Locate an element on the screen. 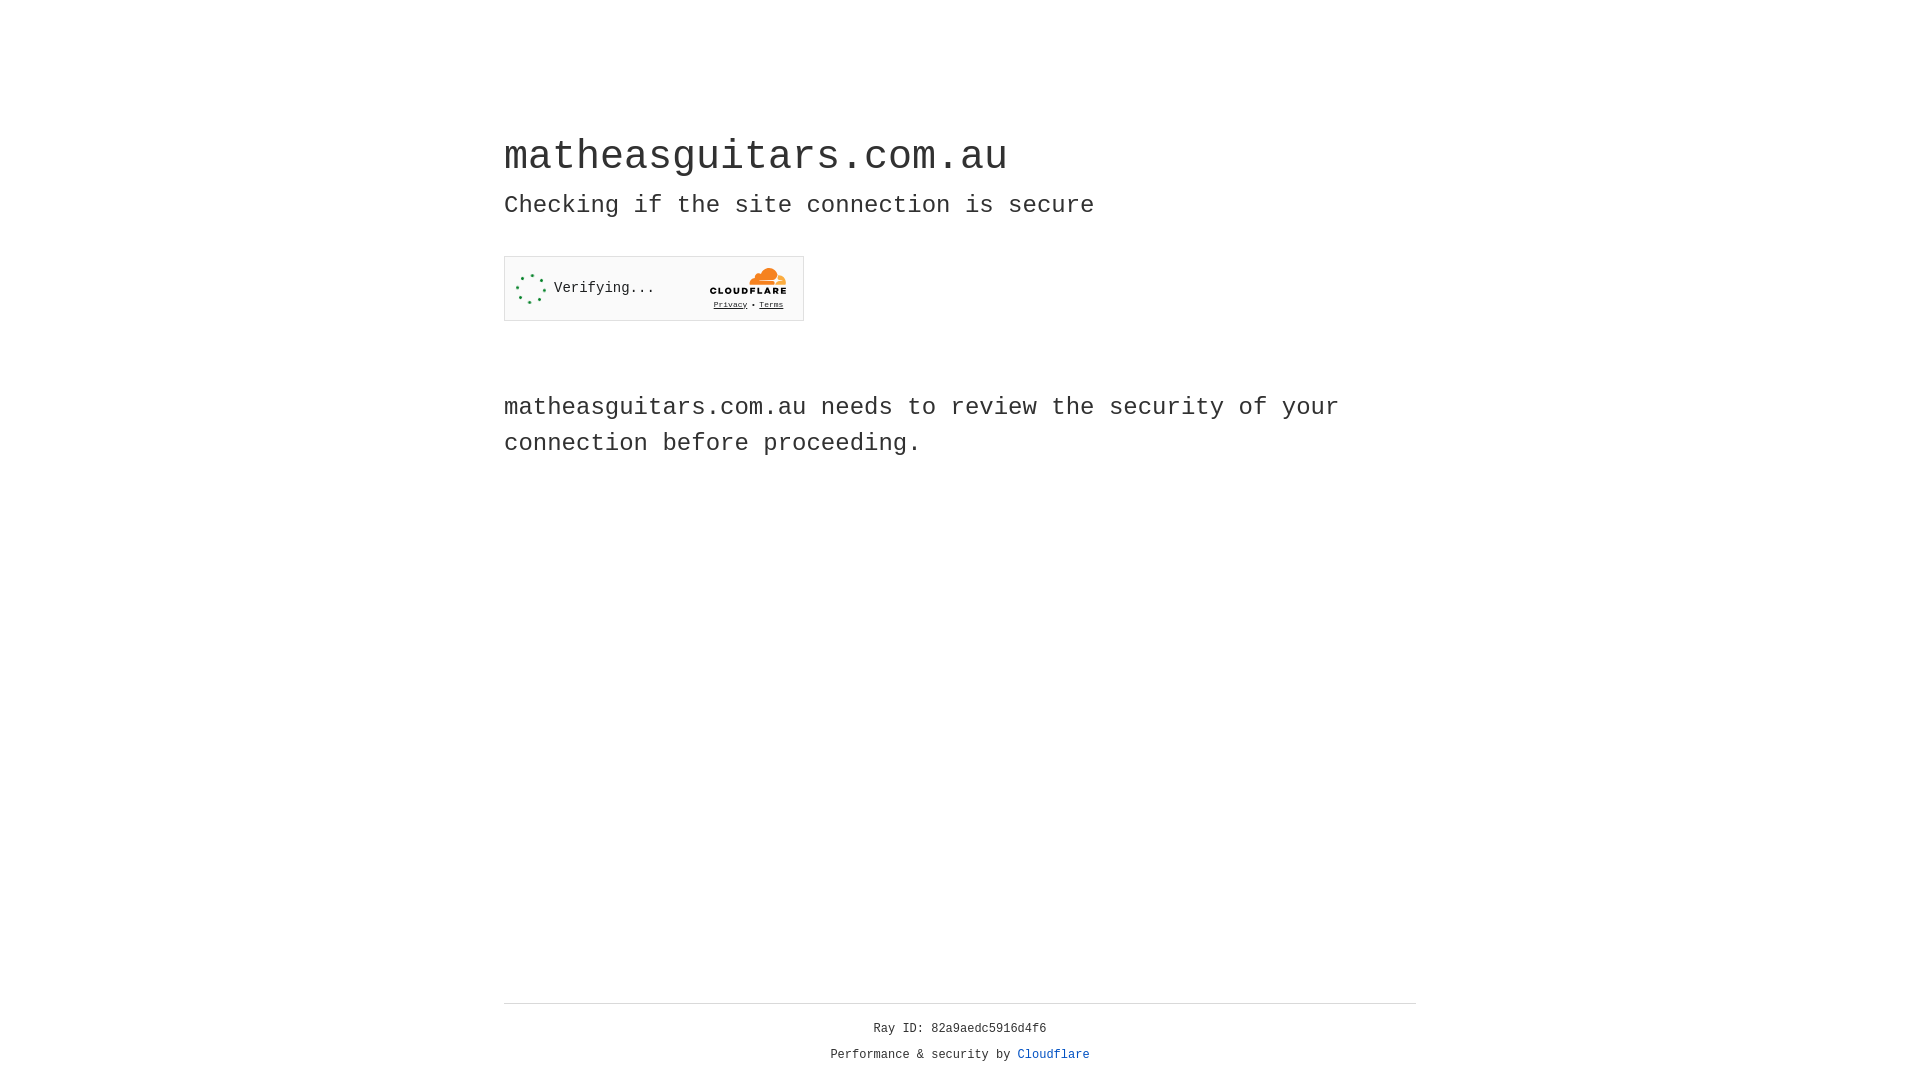 The height and width of the screenshot is (1080, 1920). 'Cloudflare' is located at coordinates (1053, 1054).